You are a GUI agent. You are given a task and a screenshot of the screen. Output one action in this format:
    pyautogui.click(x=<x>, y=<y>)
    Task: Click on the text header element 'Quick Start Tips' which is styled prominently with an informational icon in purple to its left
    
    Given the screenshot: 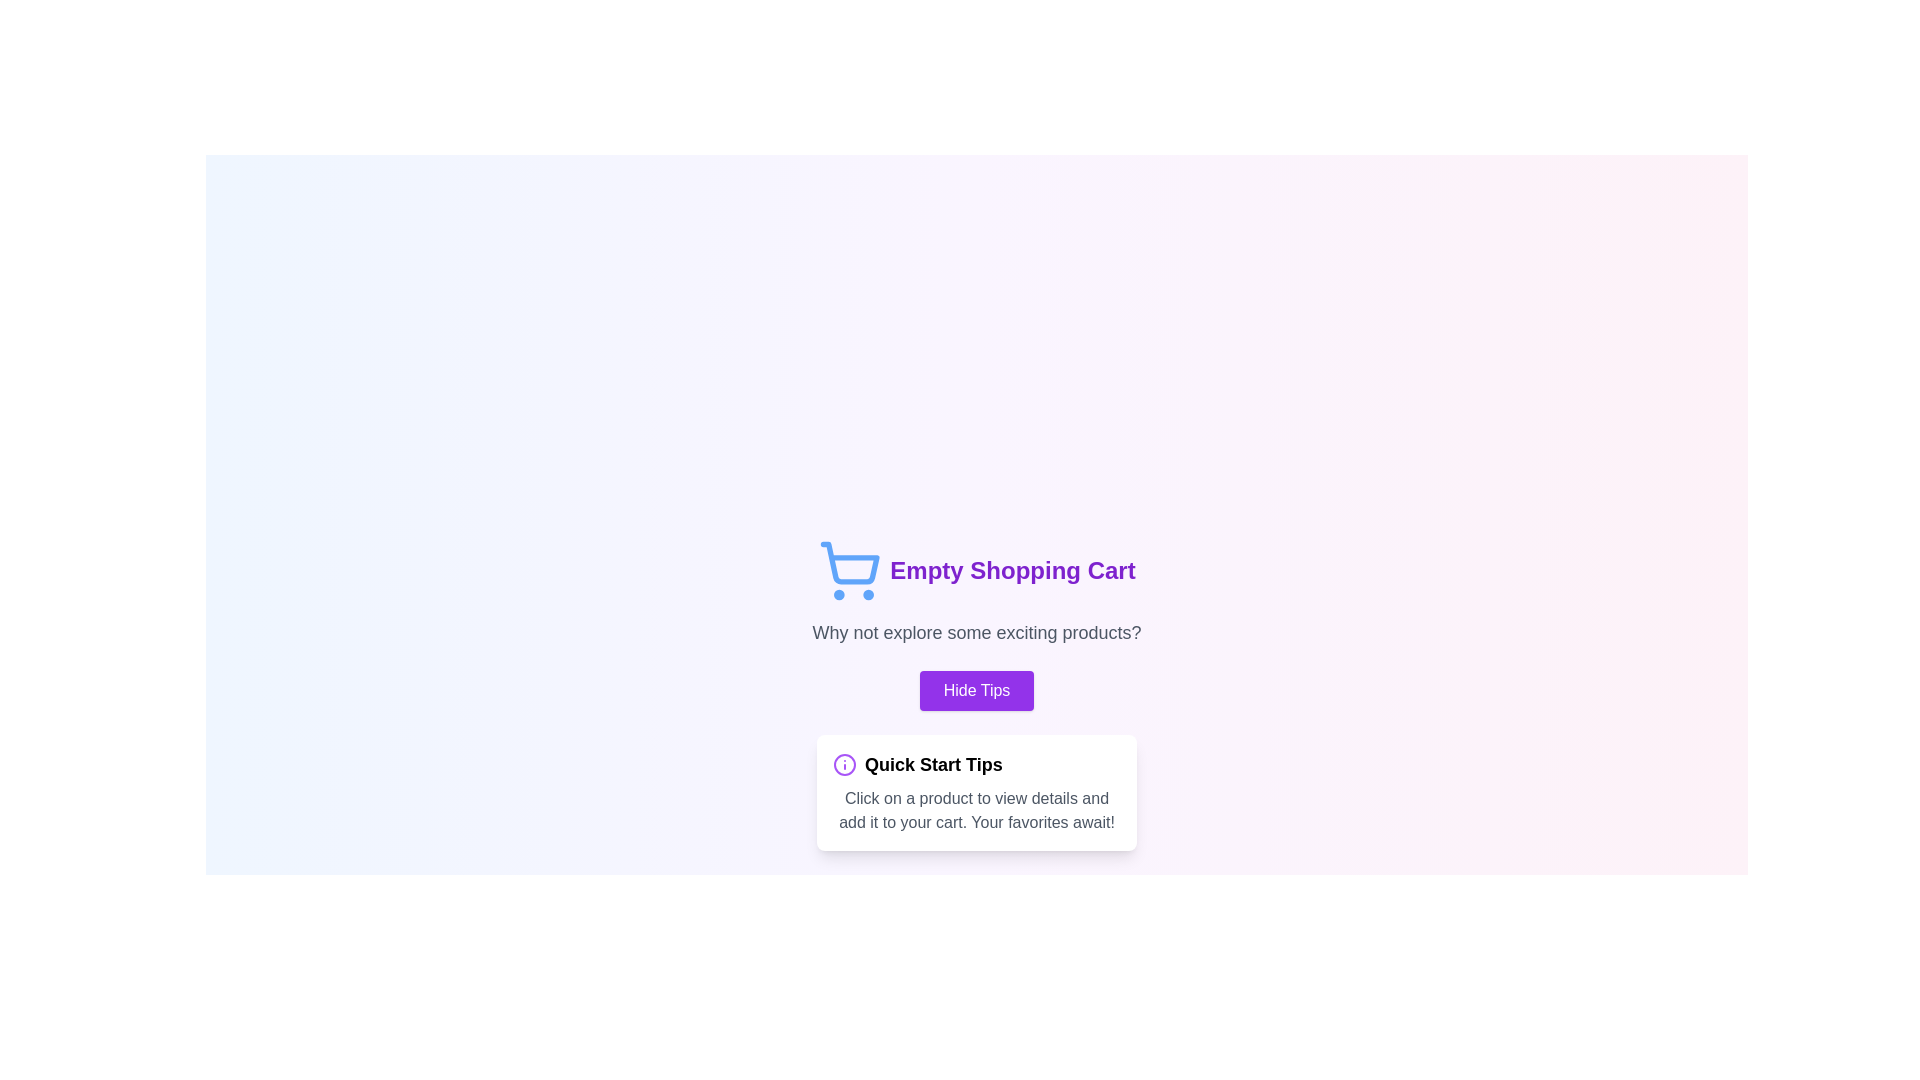 What is the action you would take?
    pyautogui.click(x=977, y=764)
    